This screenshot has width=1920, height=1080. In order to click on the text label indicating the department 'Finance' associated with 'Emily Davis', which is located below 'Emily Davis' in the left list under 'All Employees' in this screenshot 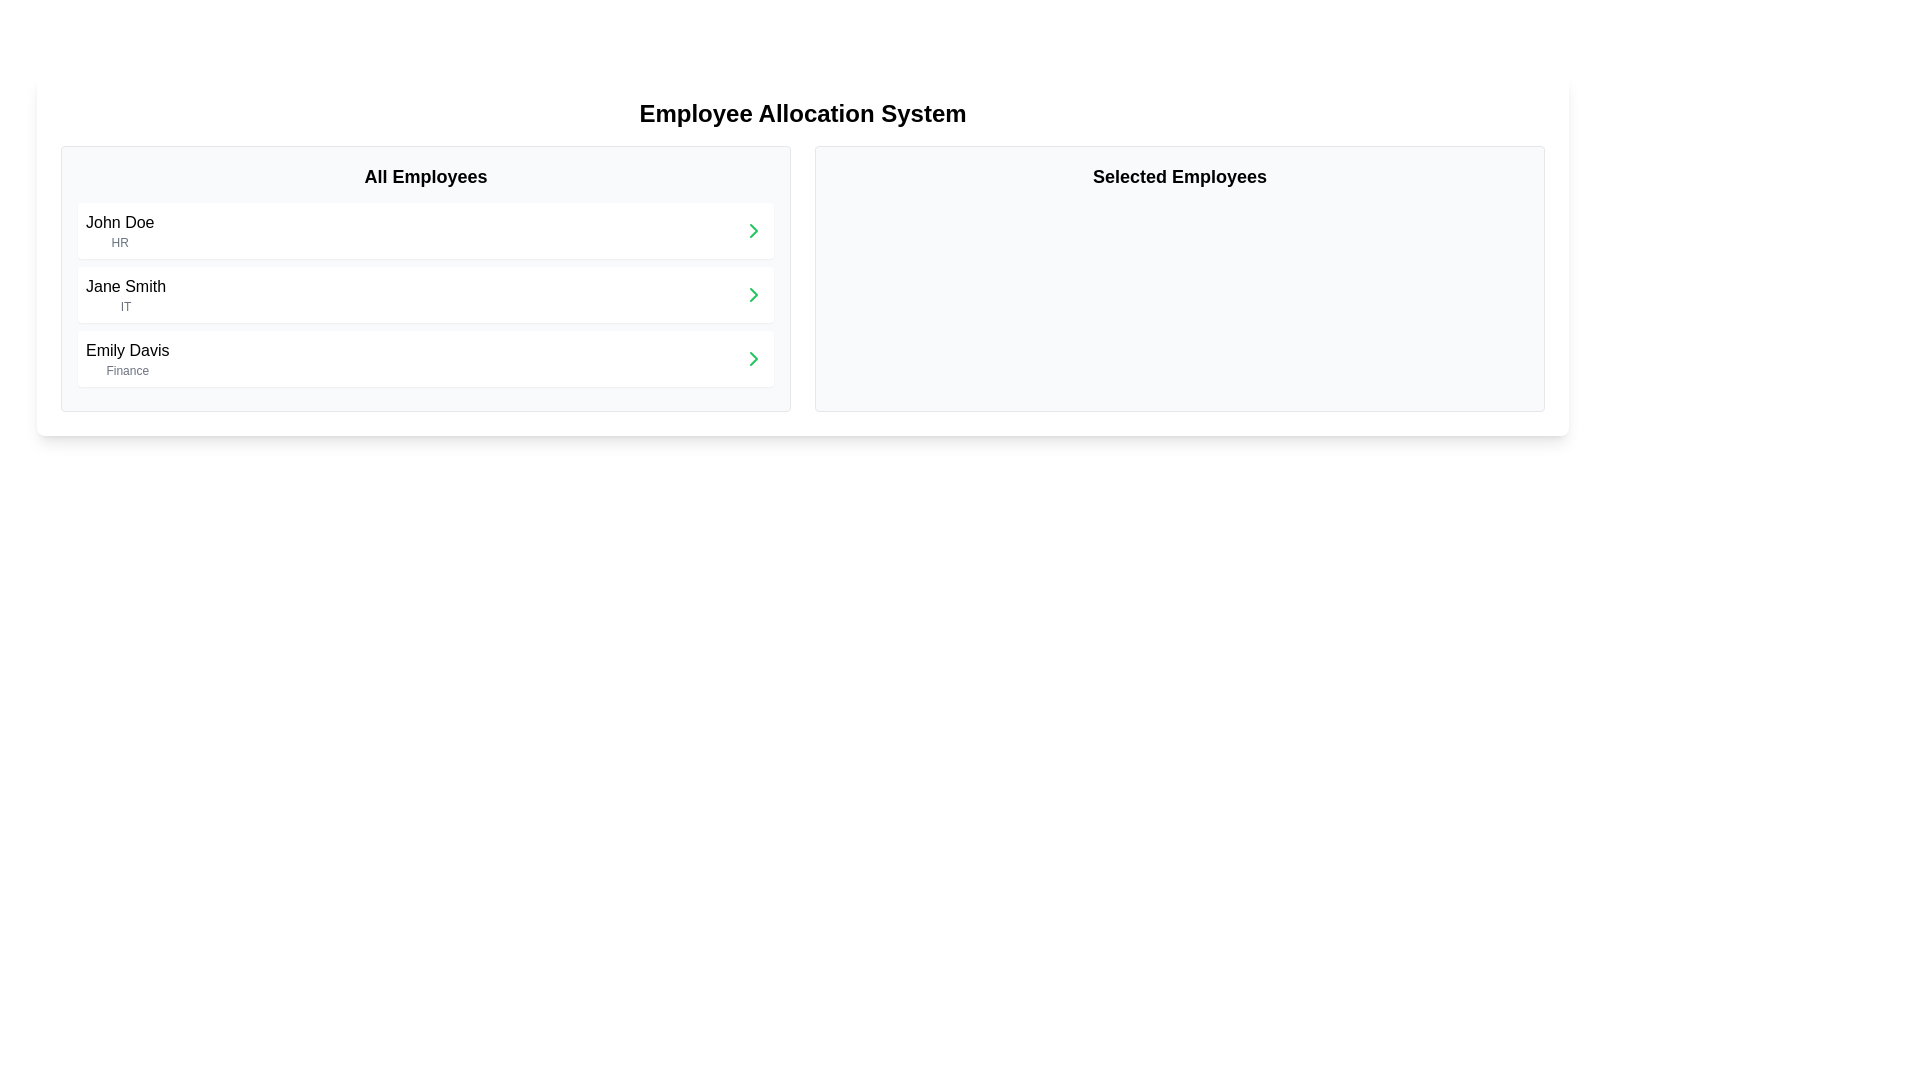, I will do `click(126, 370)`.